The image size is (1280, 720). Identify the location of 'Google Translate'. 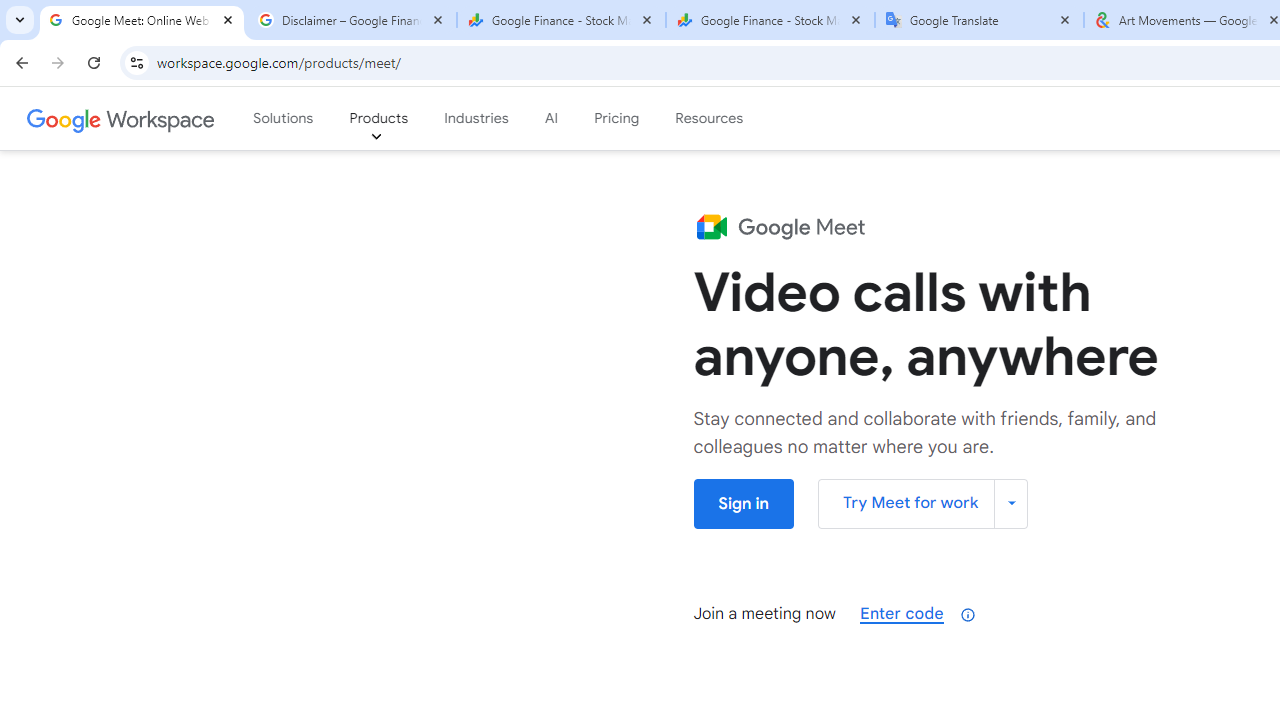
(979, 20).